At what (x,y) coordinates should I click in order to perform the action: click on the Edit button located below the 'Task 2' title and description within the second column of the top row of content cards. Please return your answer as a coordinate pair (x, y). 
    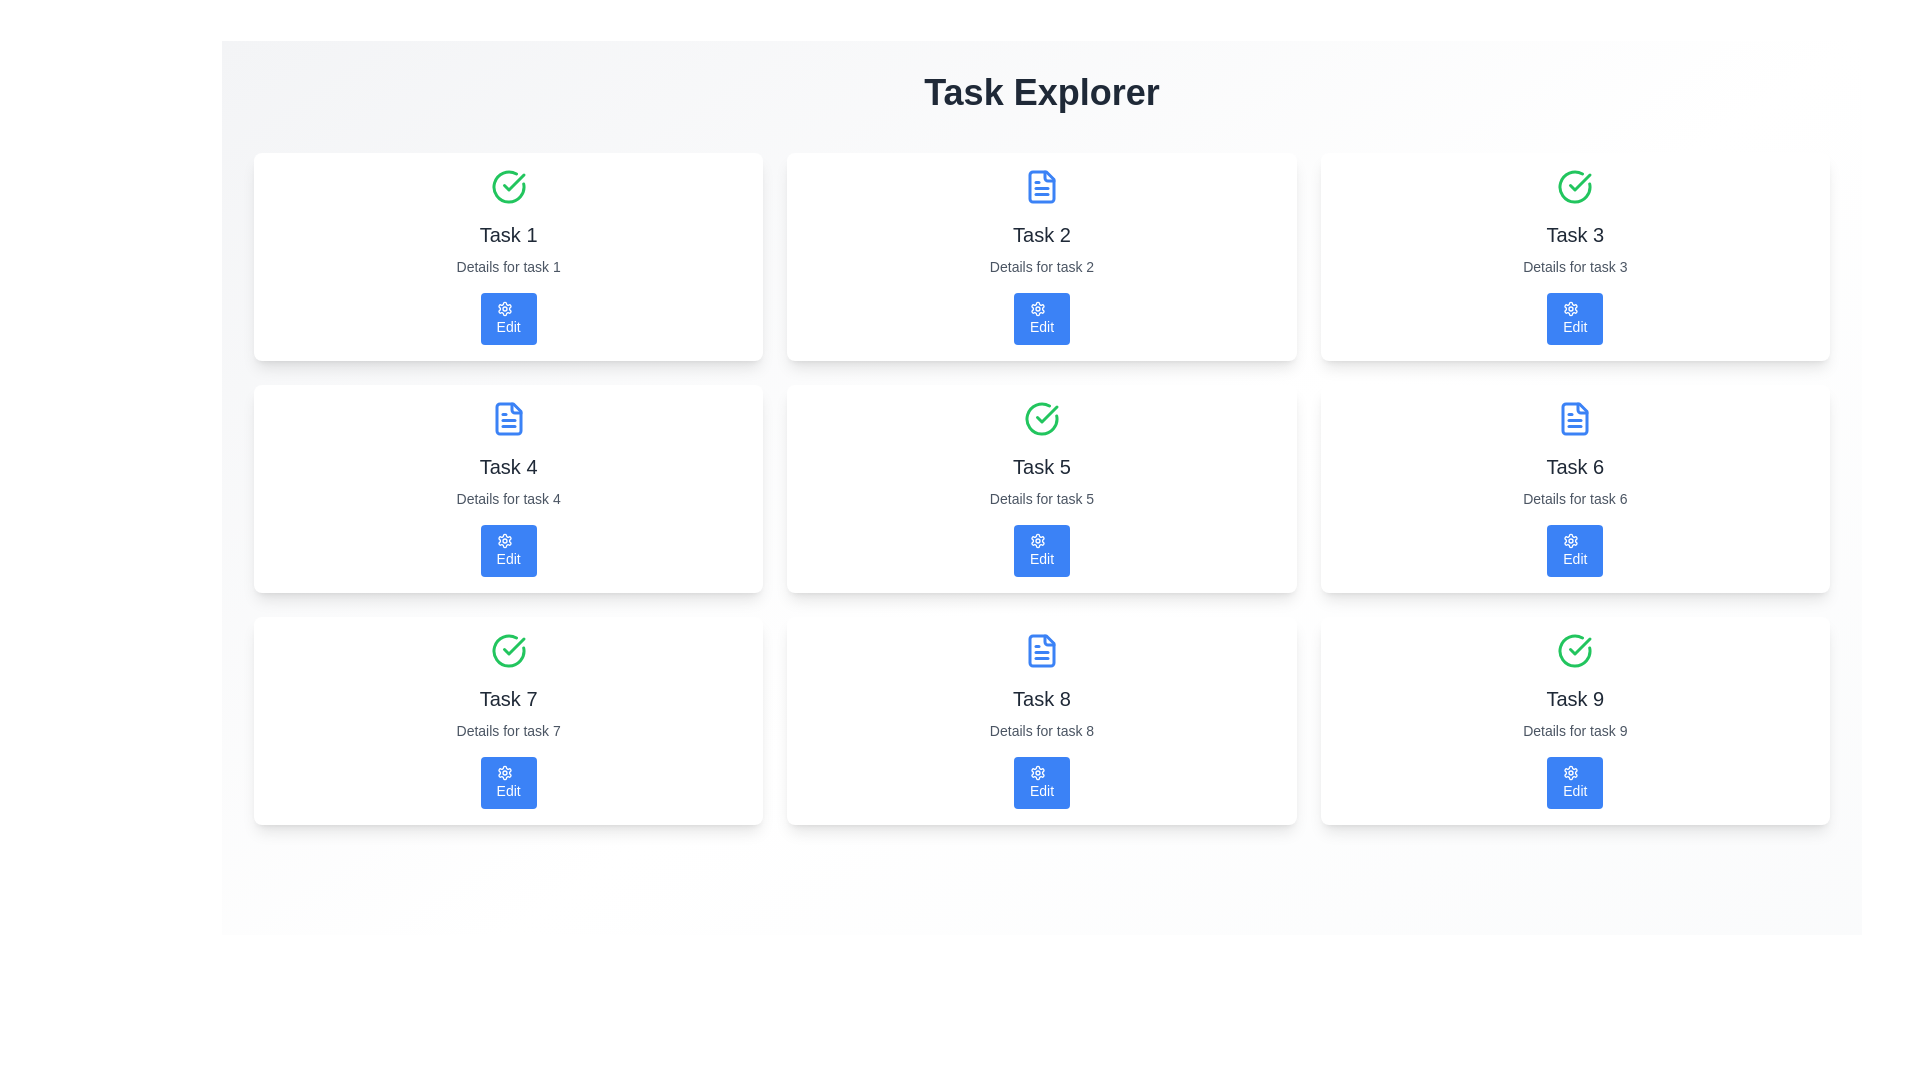
    Looking at the image, I should click on (1040, 318).